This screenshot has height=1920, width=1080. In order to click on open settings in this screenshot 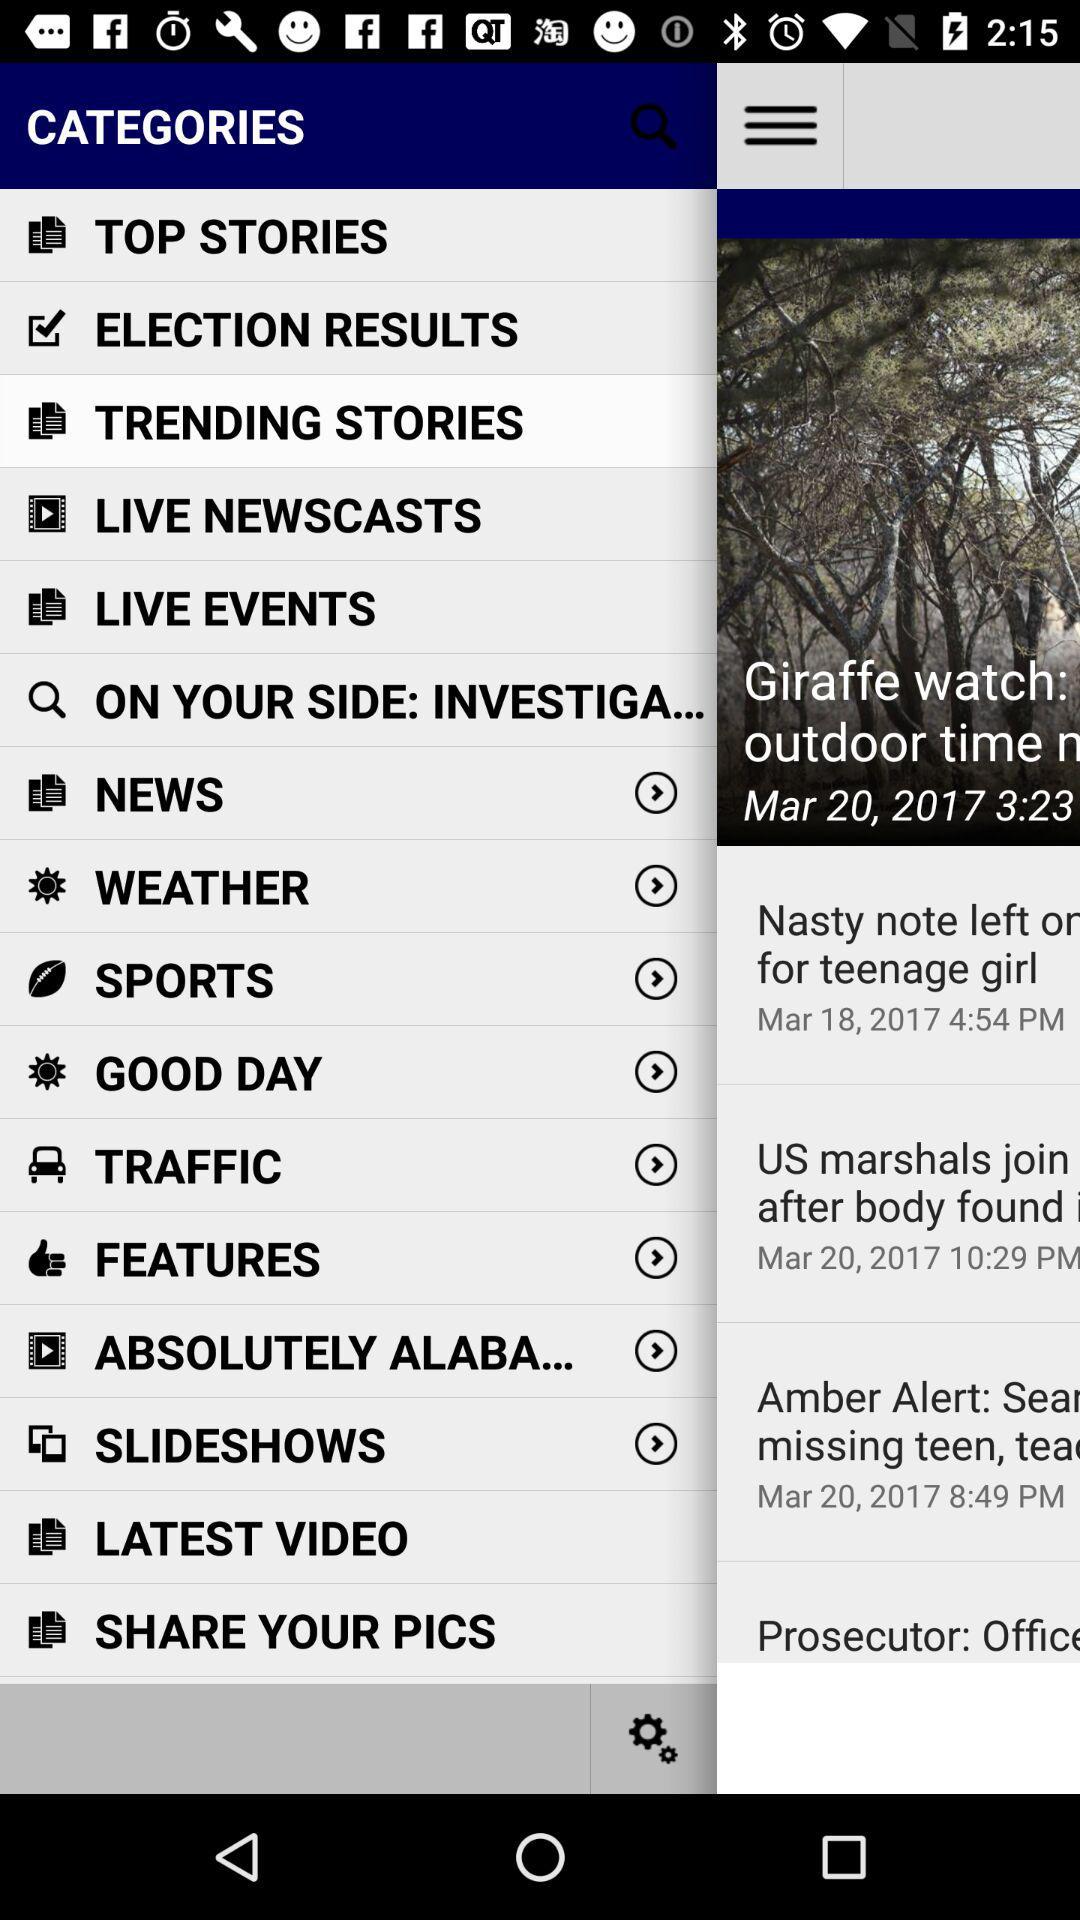, I will do `click(654, 1737)`.